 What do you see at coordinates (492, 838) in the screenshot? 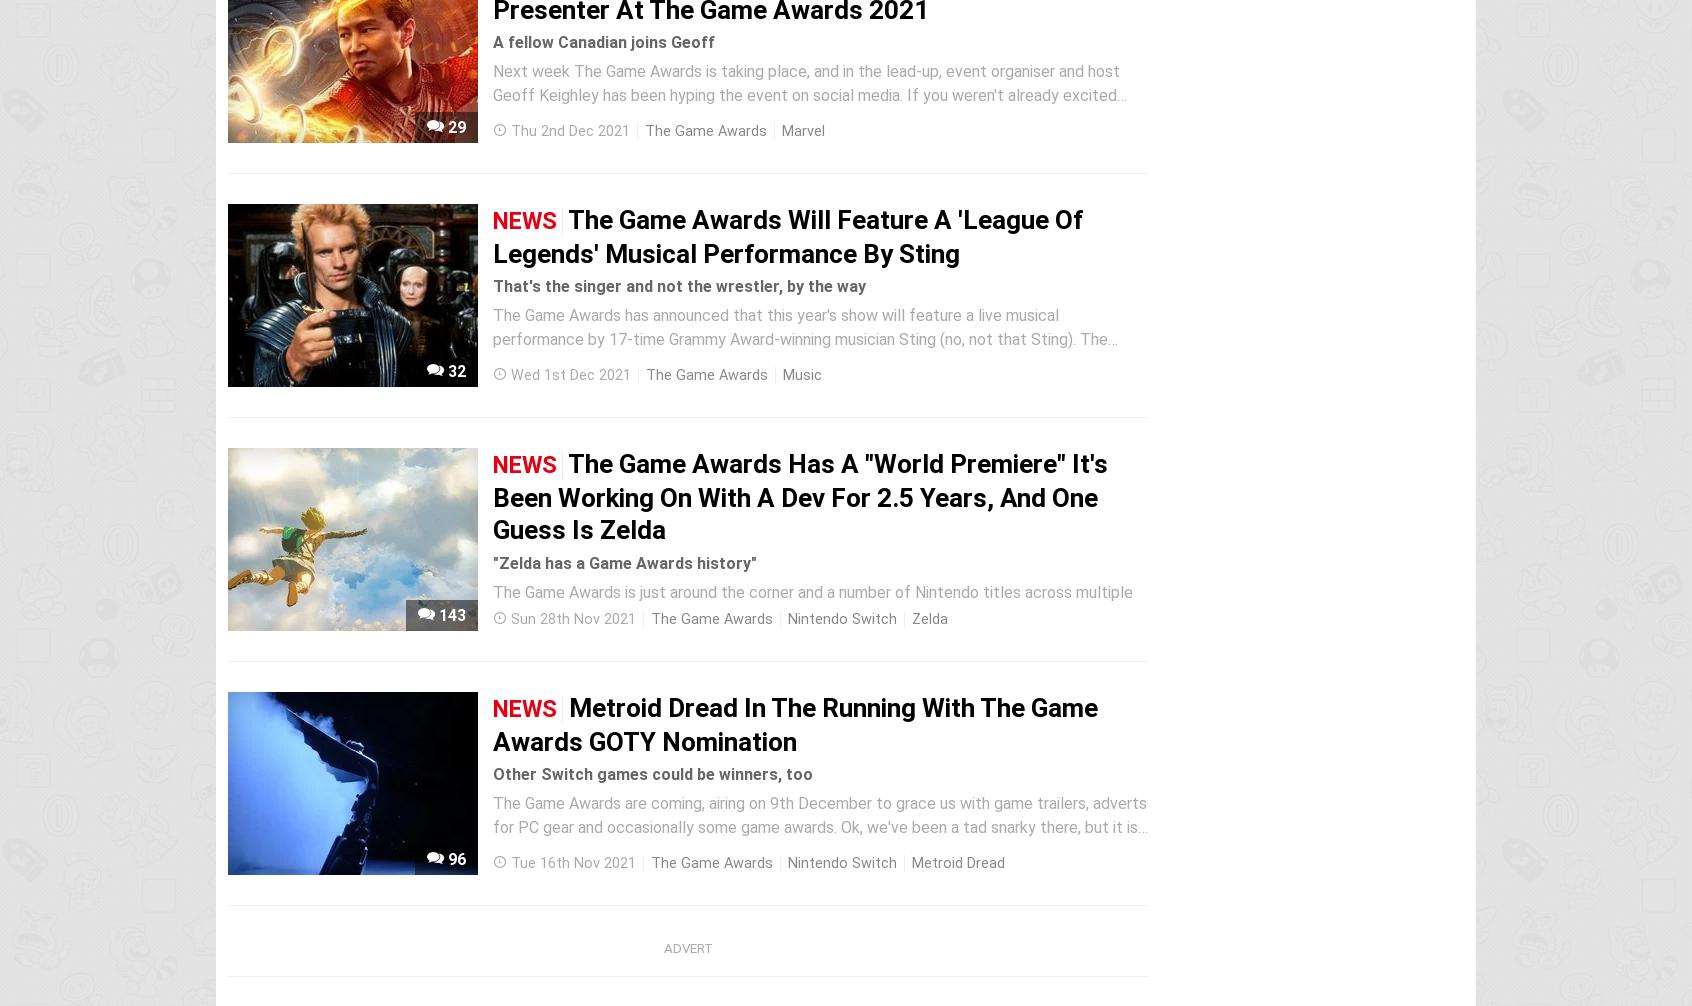
I see `'The Game Awards are coming, airing on 9th December to grace us with game trailers, adverts for PC gear and occasionally some game awards. Ok, we've been a tad snarky there, but it is a big annual event in the gaming calendar and the Switch has some notable nominees this time around. 
The most exciting is...'` at bounding box center [492, 838].